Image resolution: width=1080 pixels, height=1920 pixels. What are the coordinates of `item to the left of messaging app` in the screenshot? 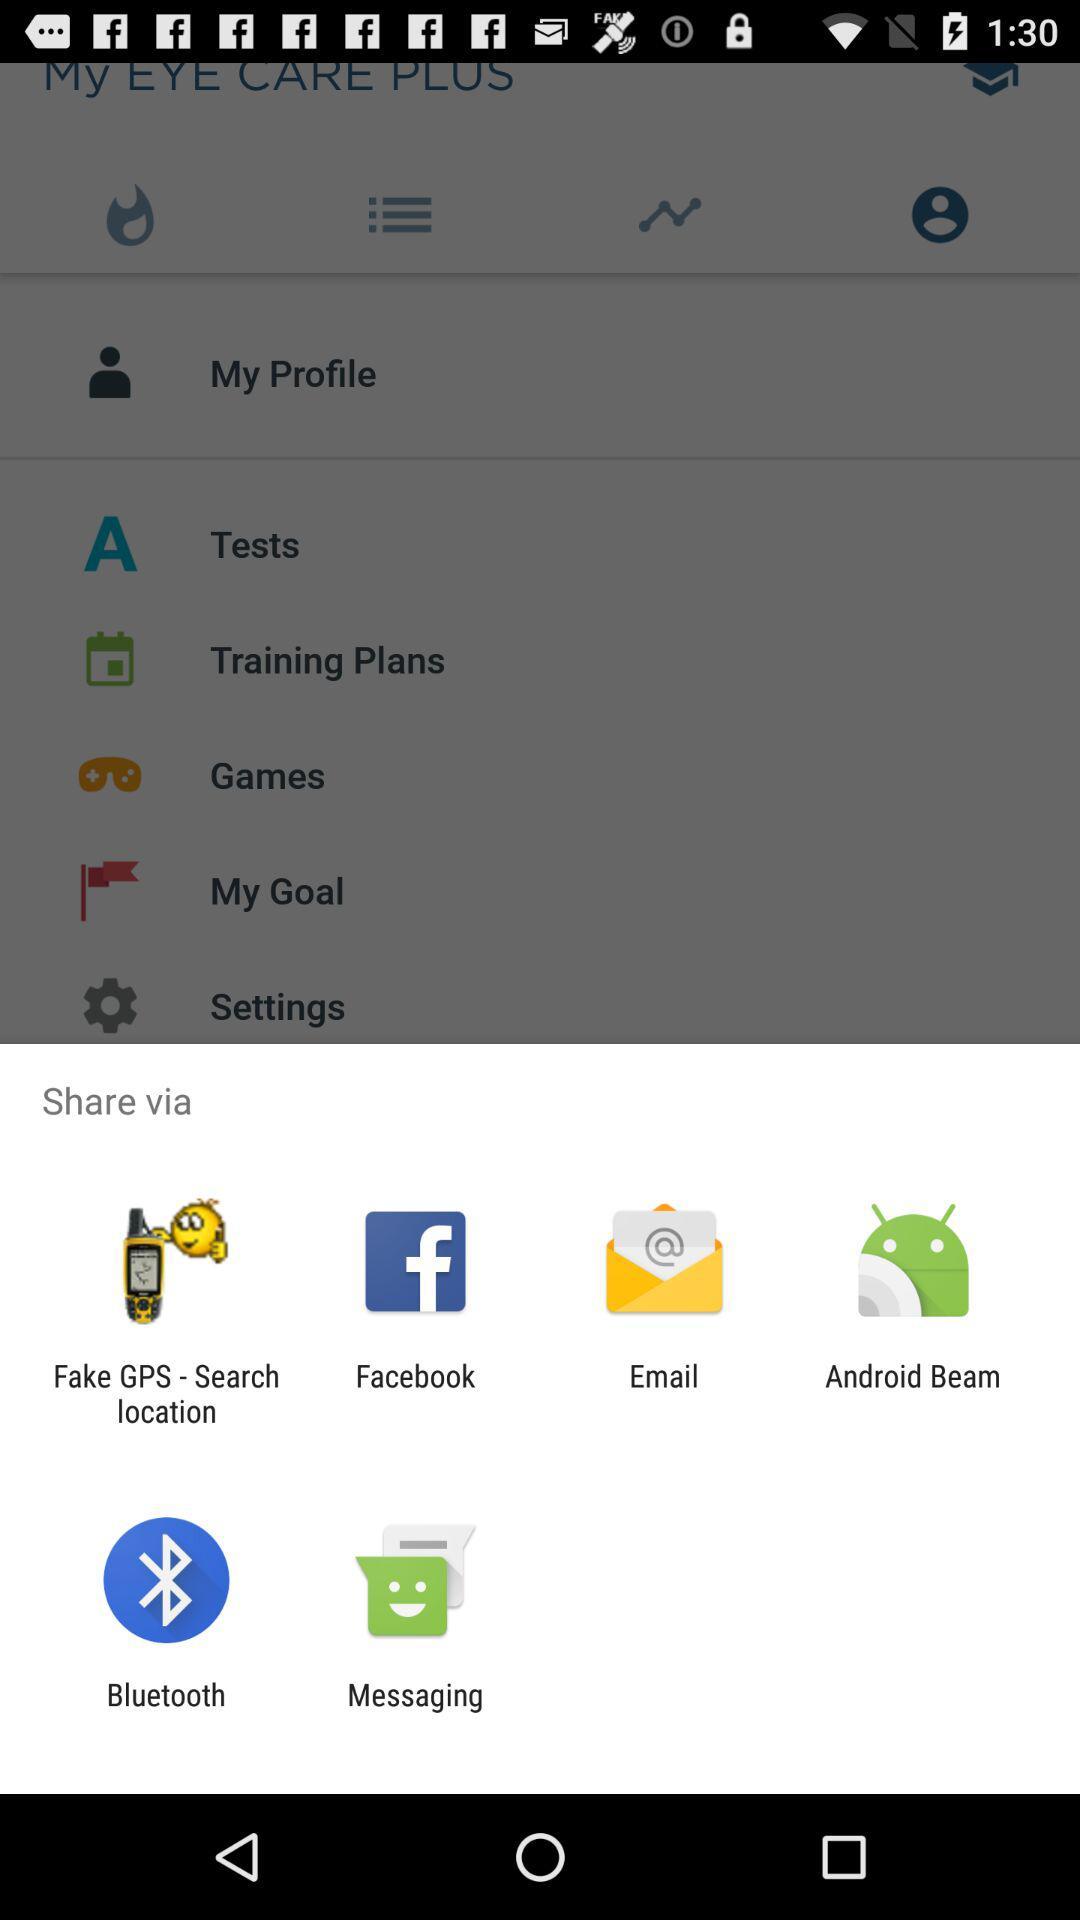 It's located at (165, 1711).